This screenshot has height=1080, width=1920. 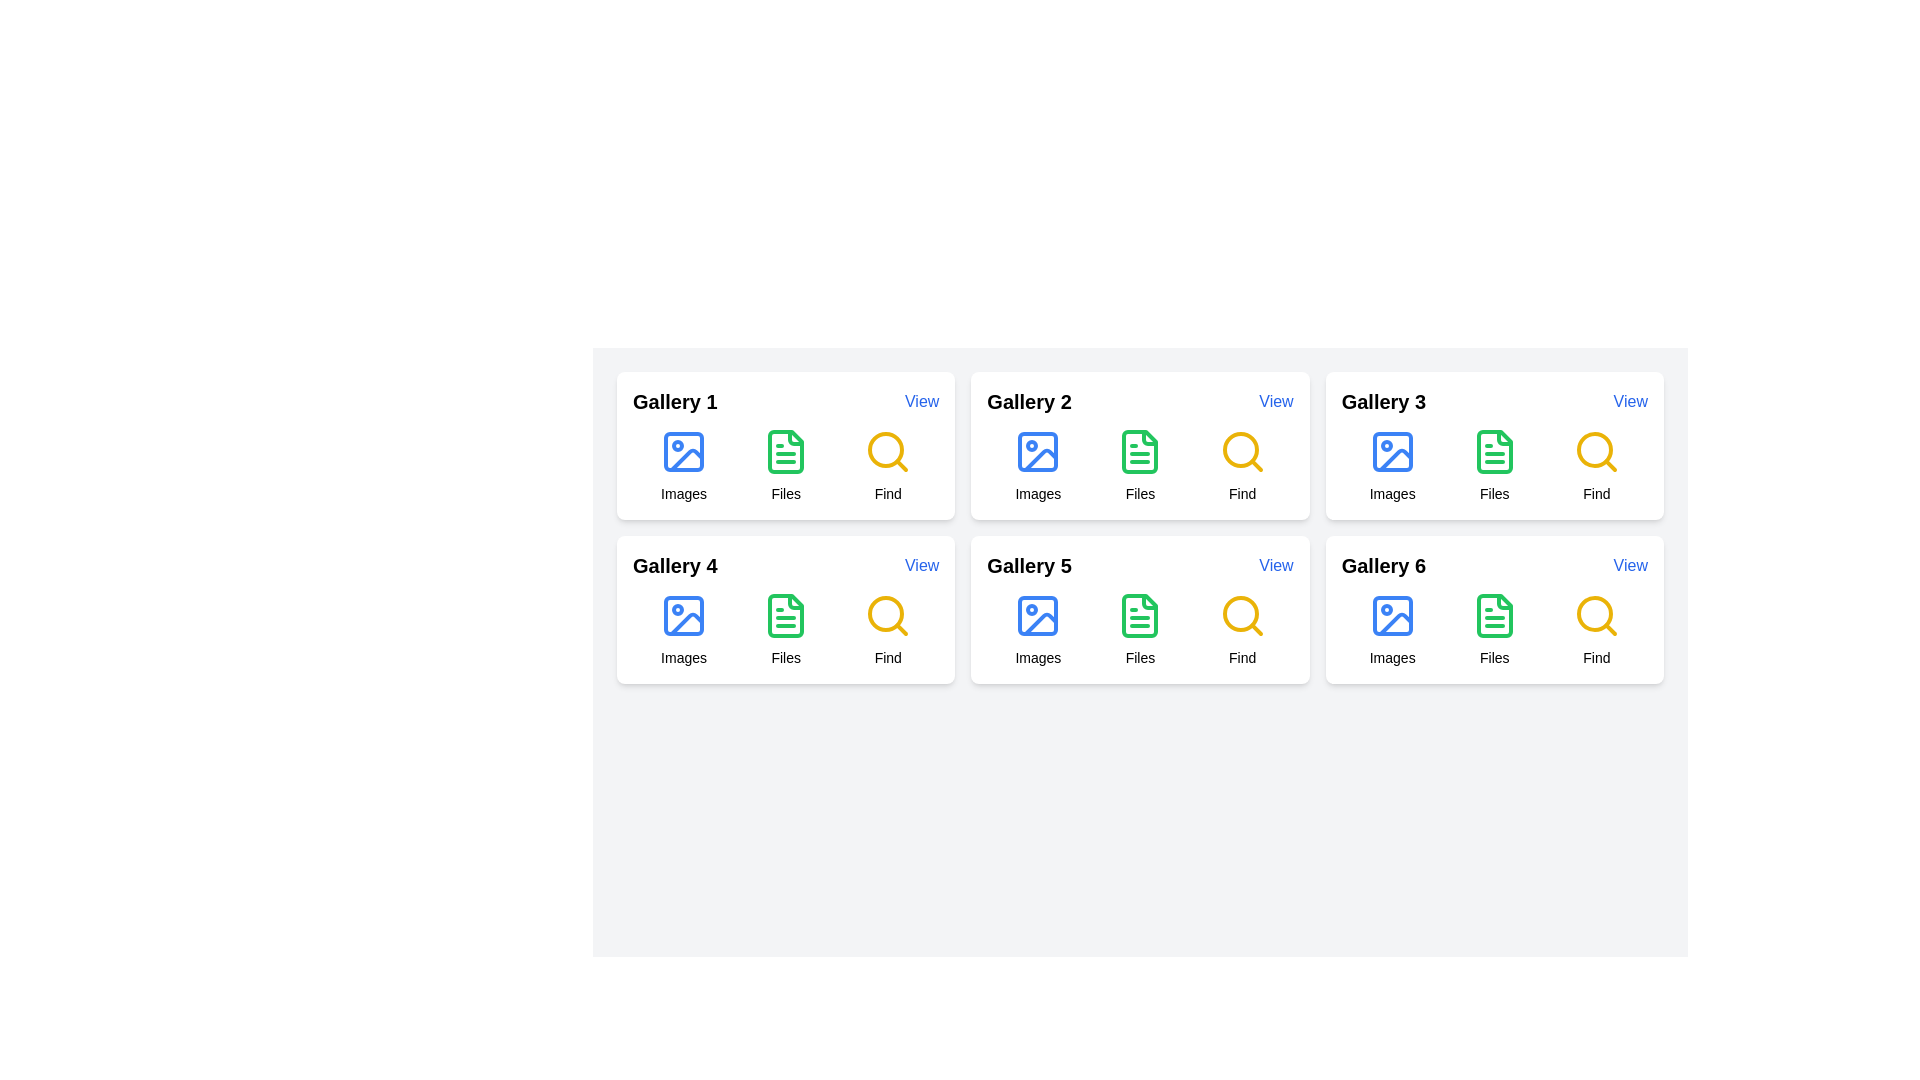 I want to click on the leftmost icon in the 'Gallery 6' section, so click(x=1391, y=628).